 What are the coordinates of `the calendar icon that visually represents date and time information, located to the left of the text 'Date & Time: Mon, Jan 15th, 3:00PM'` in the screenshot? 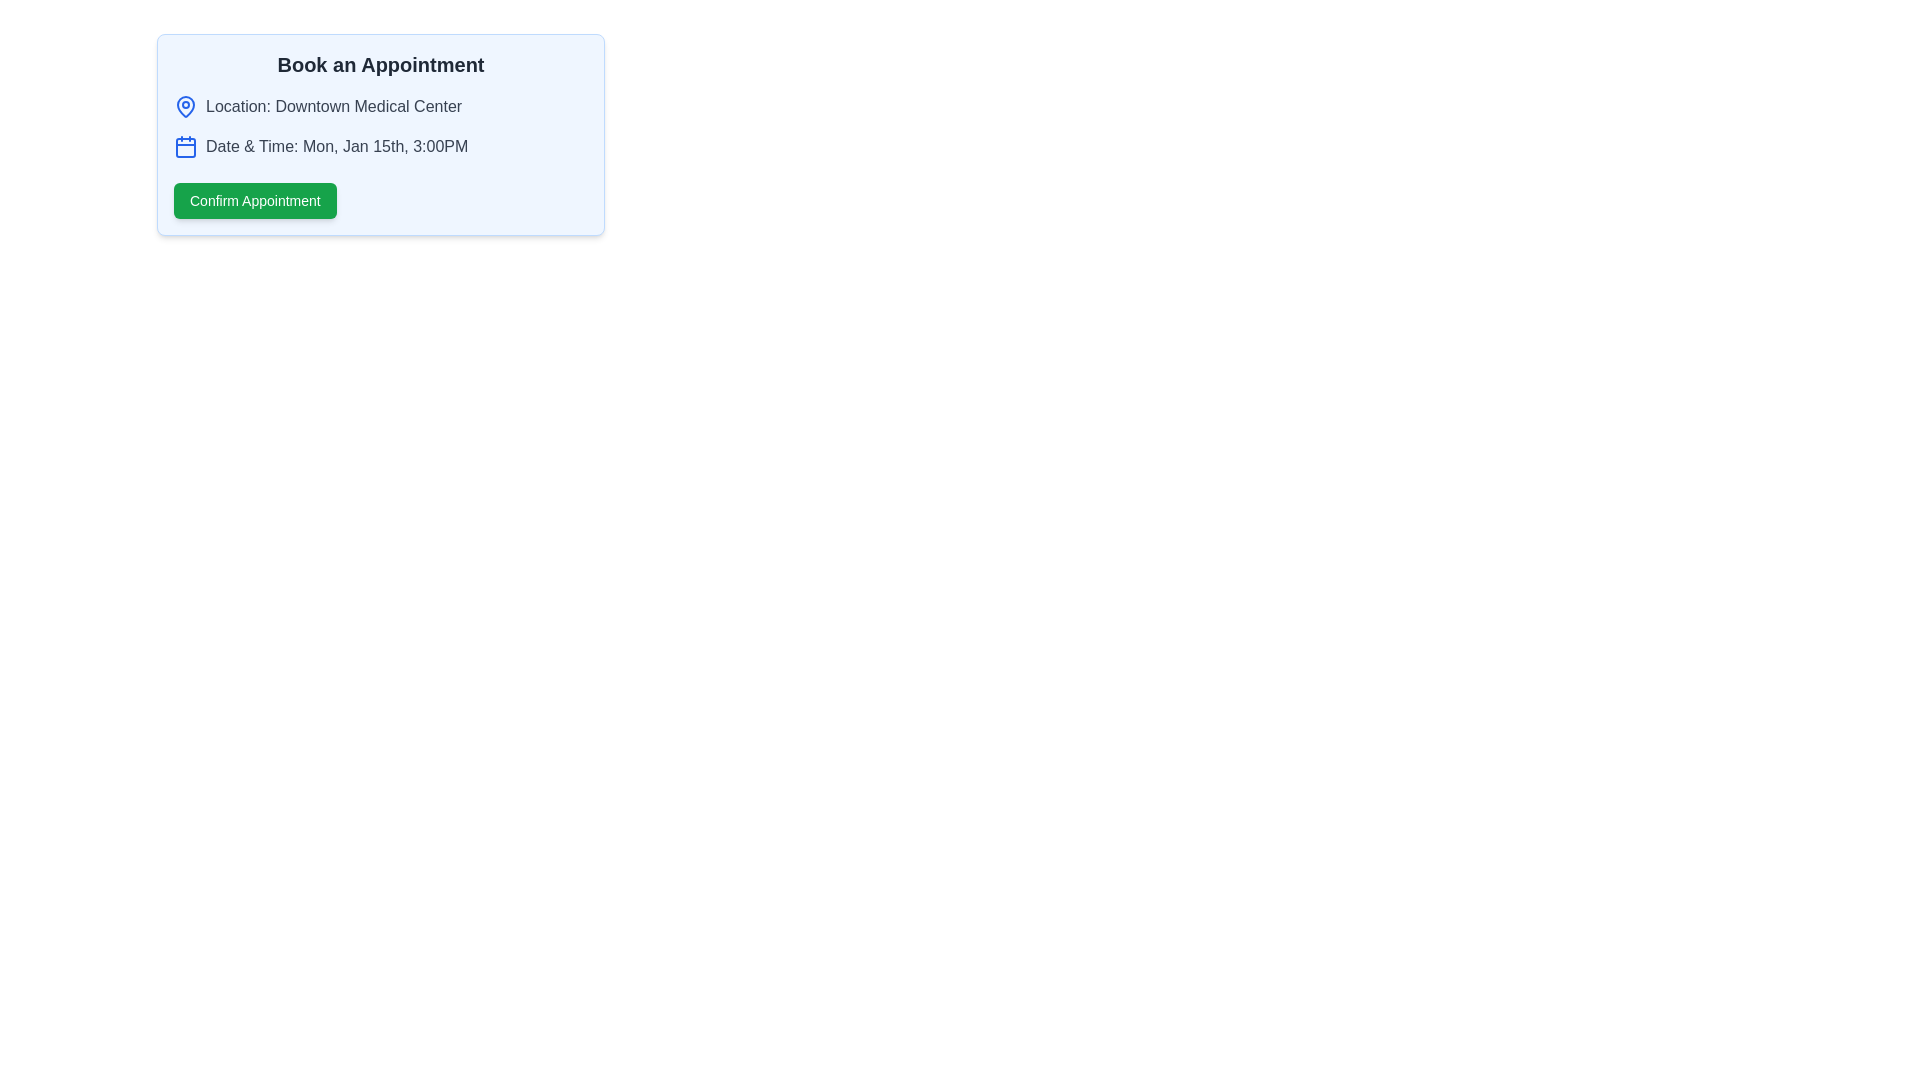 It's located at (186, 145).